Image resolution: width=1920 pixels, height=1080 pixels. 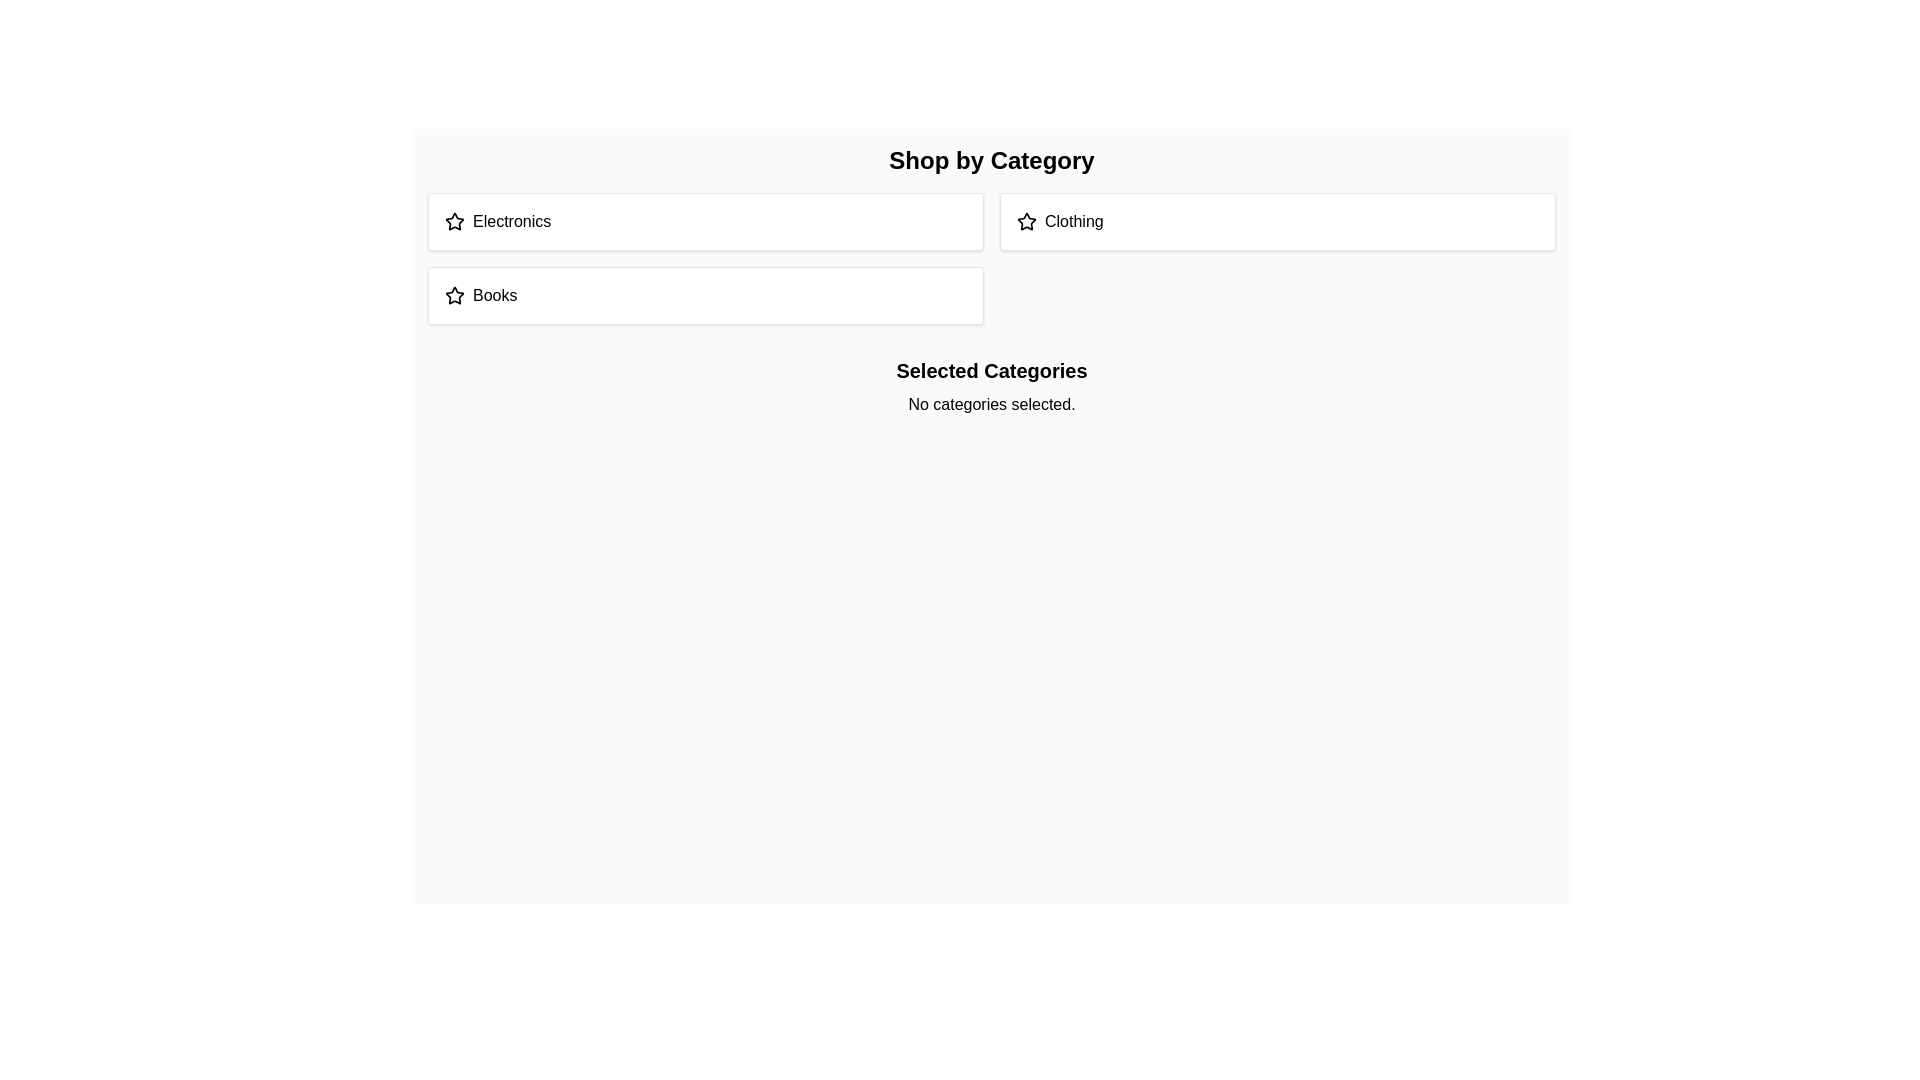 I want to click on the star icon located next, so click(x=1026, y=220).